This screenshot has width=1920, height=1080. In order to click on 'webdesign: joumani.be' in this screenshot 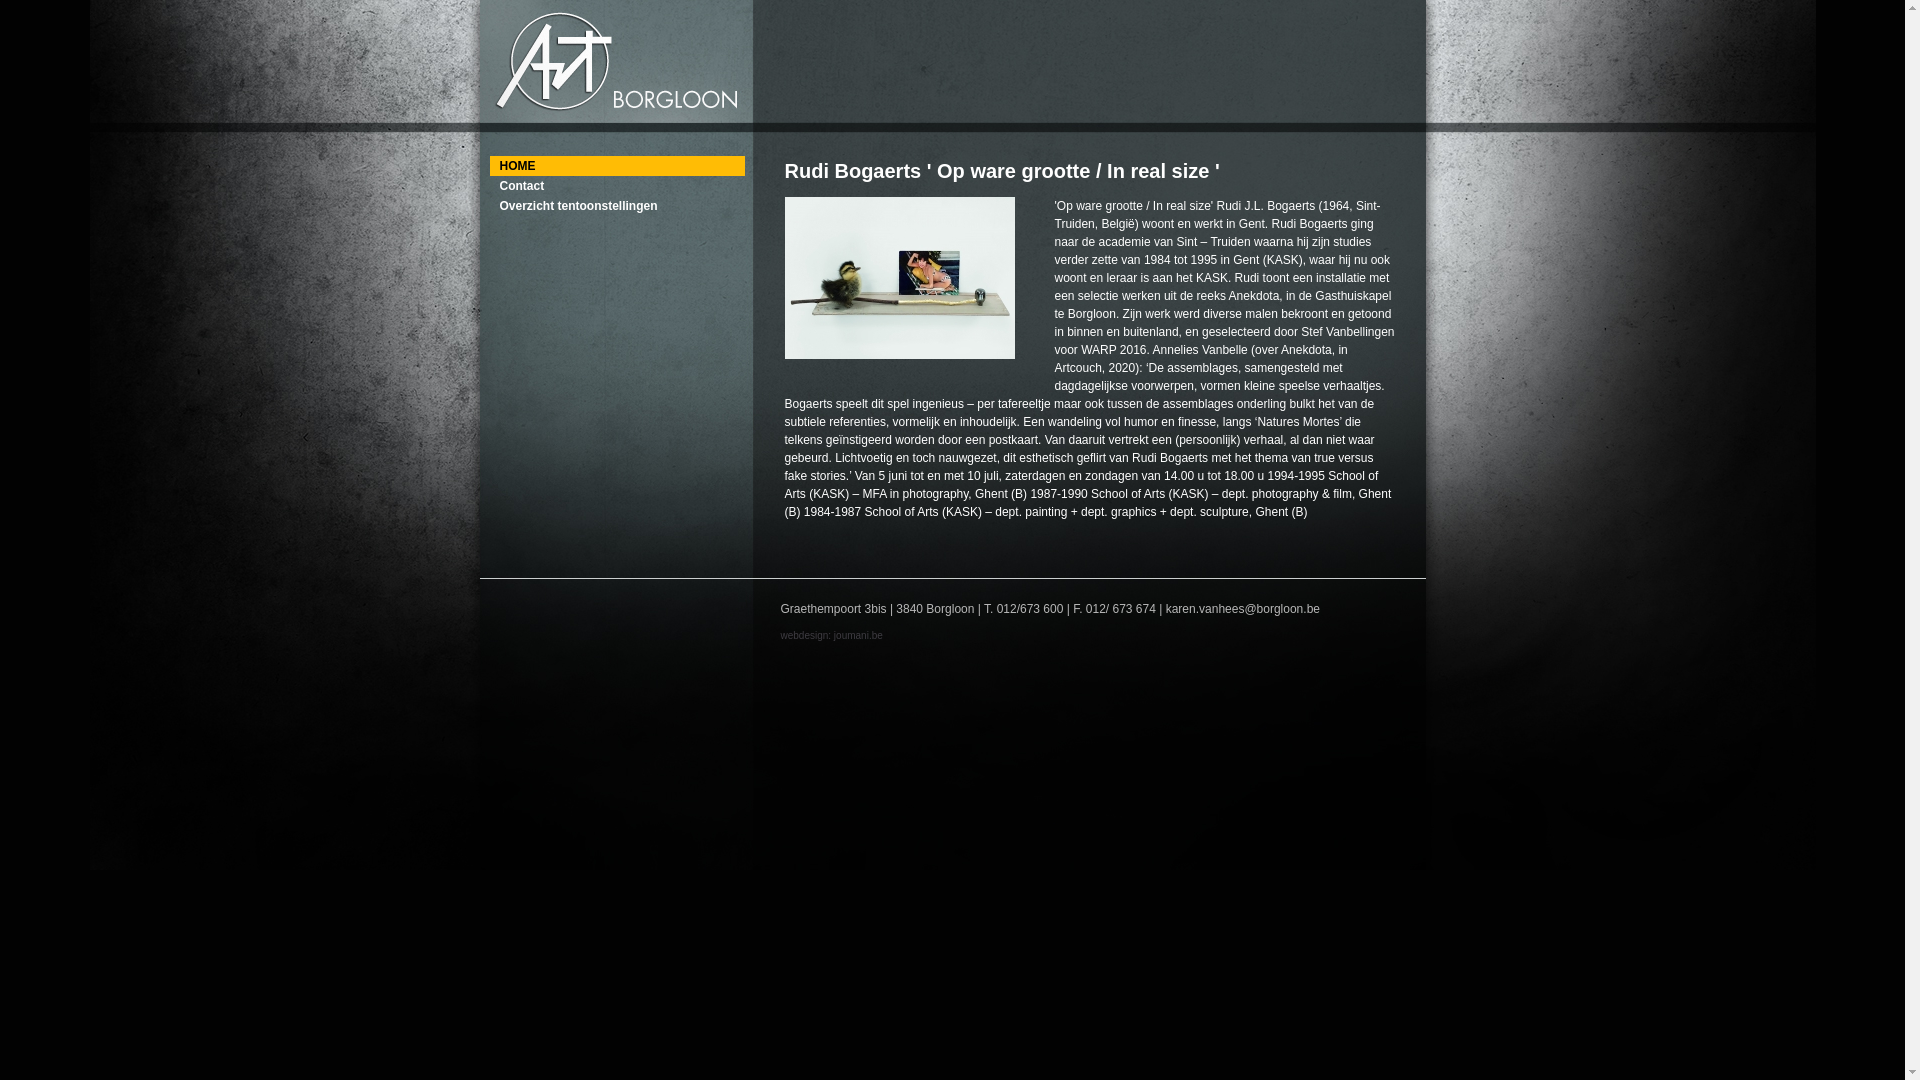, I will do `click(830, 635)`.